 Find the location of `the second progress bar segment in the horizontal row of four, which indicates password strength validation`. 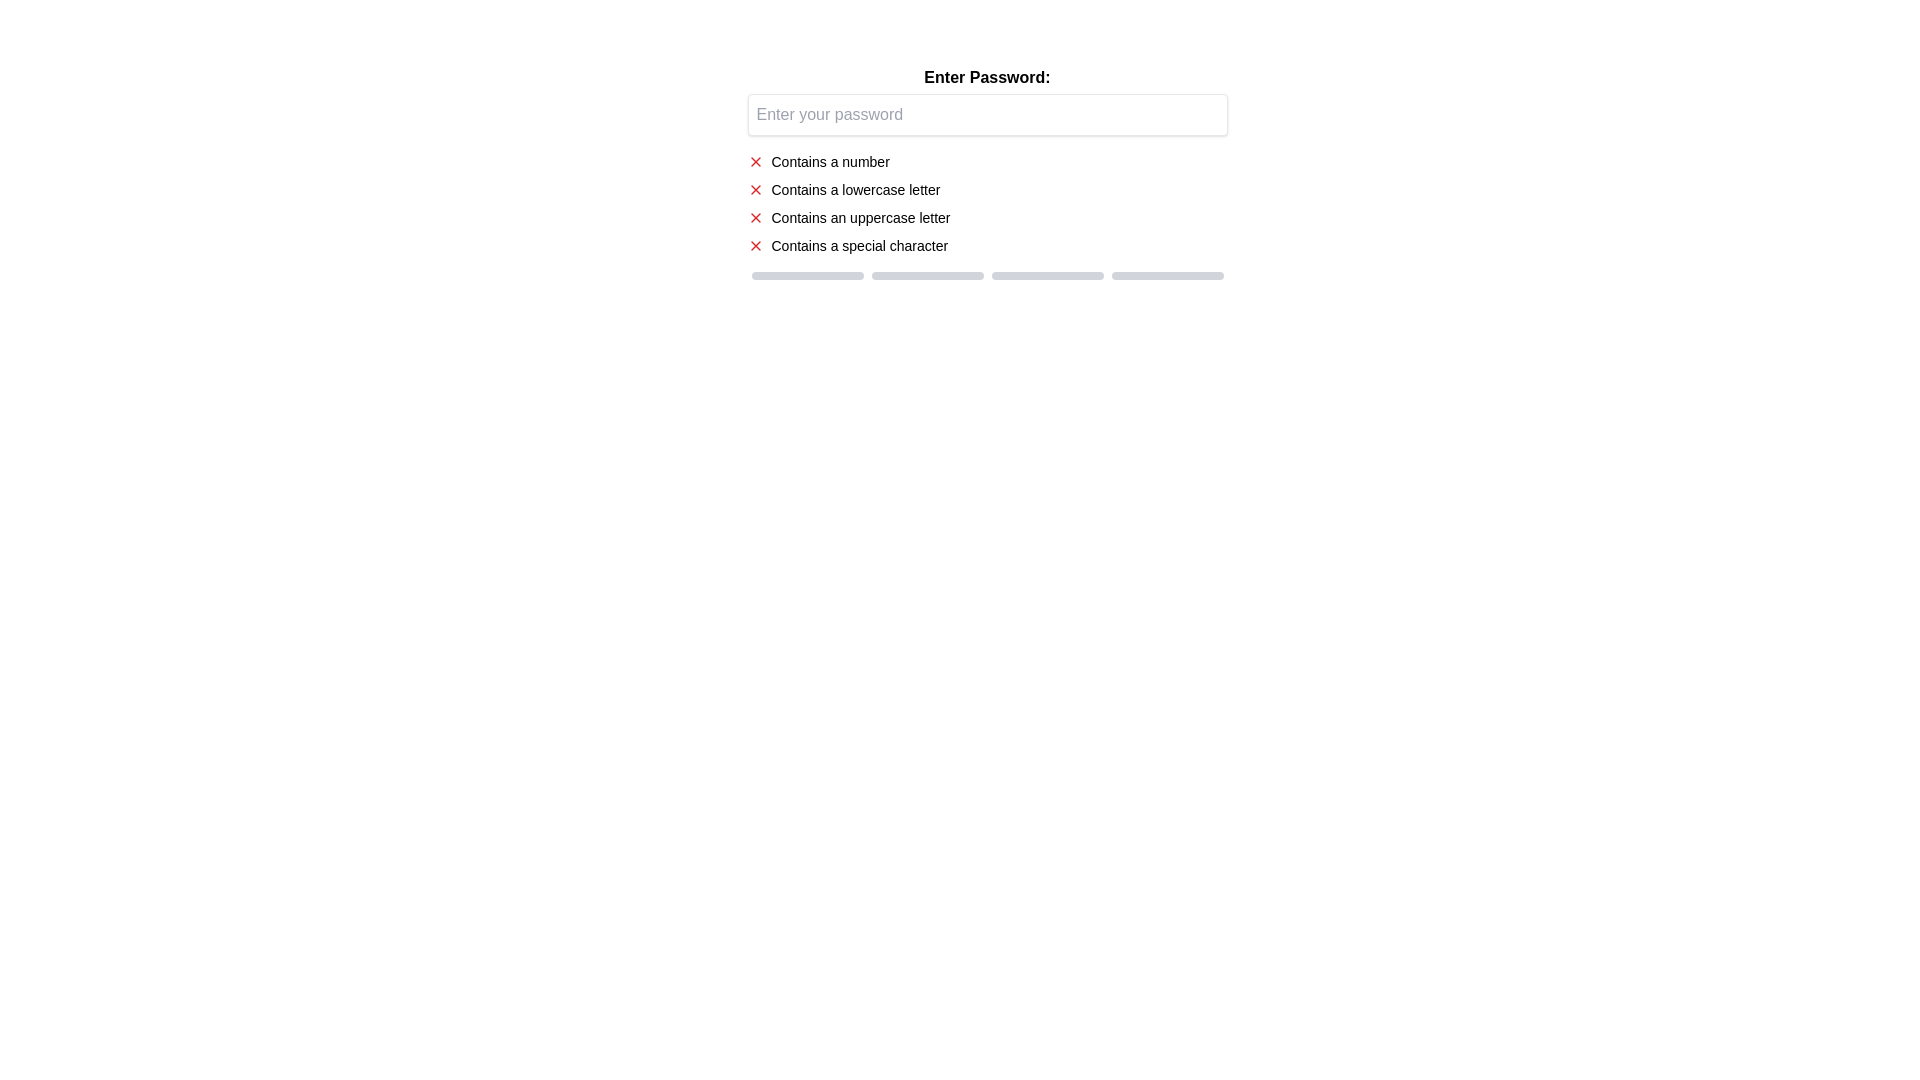

the second progress bar segment in the horizontal row of four, which indicates password strength validation is located at coordinates (926, 276).